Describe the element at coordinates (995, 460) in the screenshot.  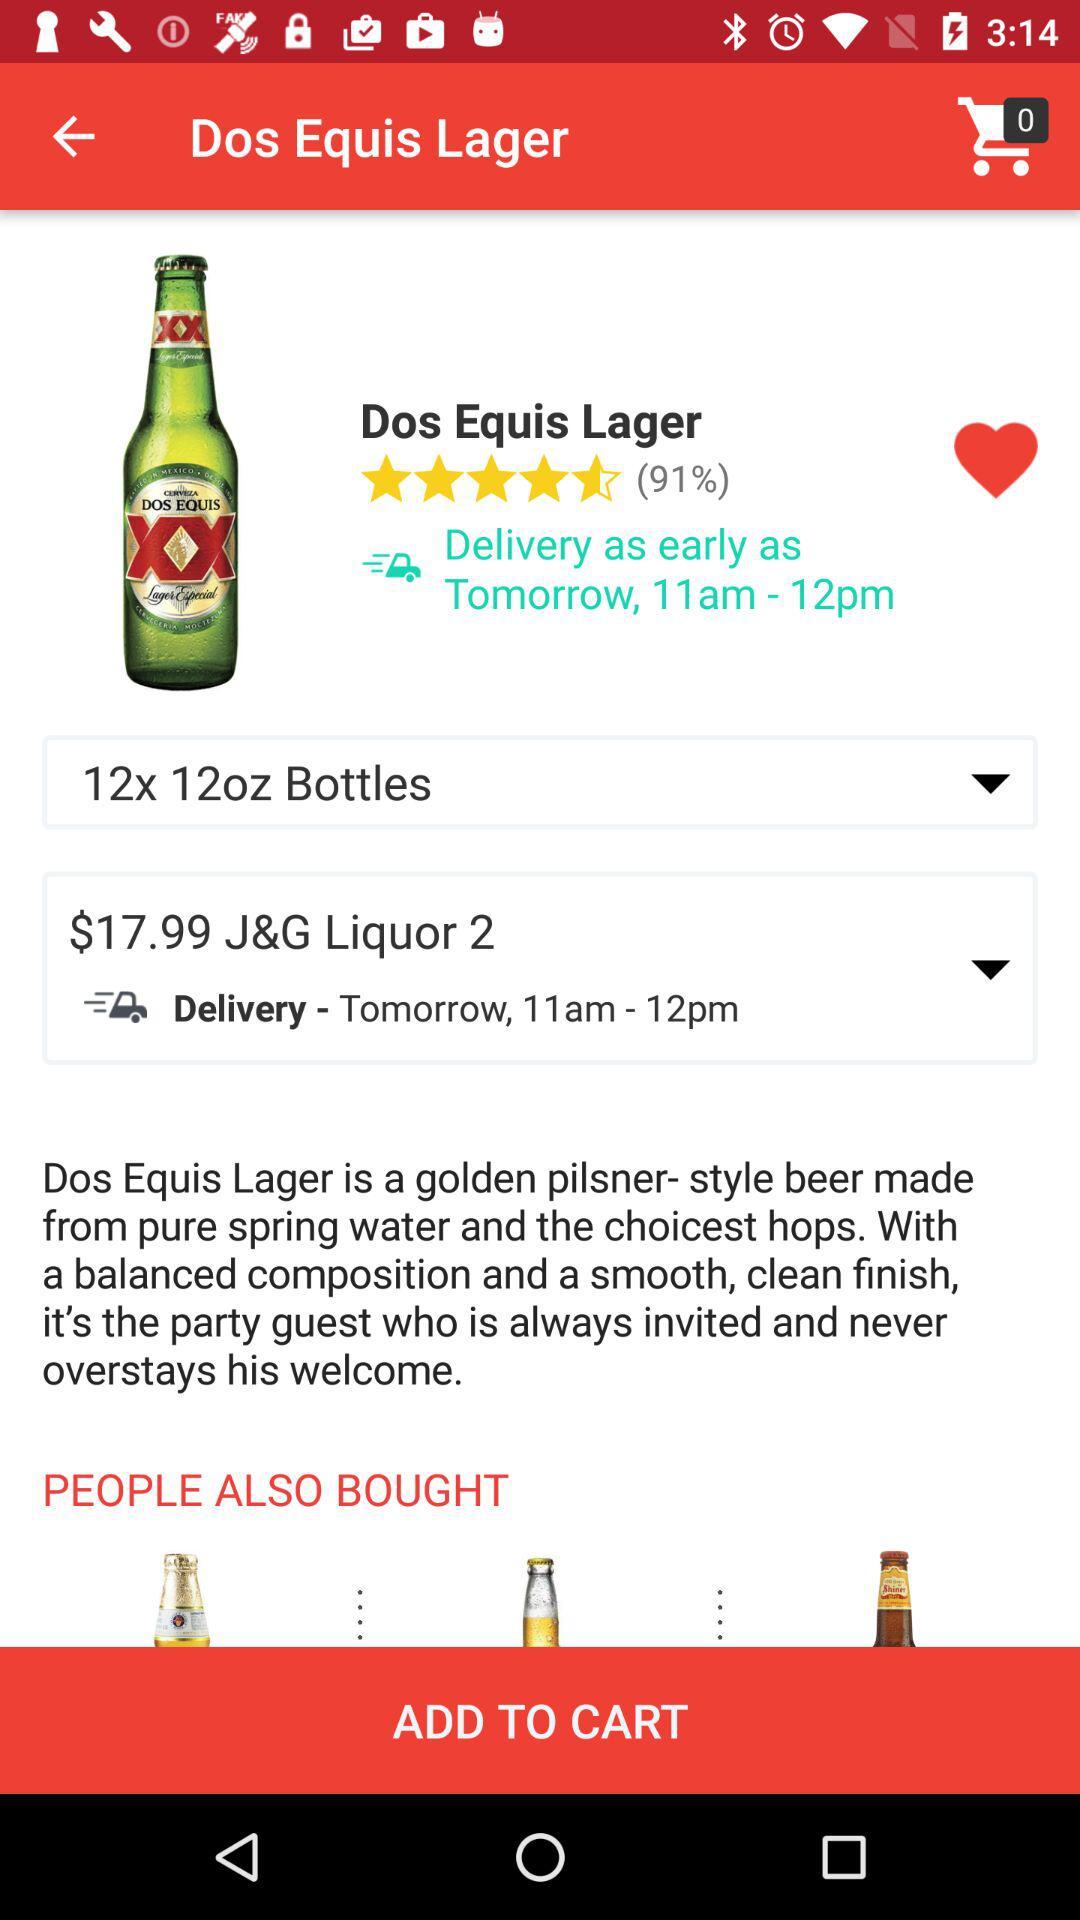
I see `like the product` at that location.